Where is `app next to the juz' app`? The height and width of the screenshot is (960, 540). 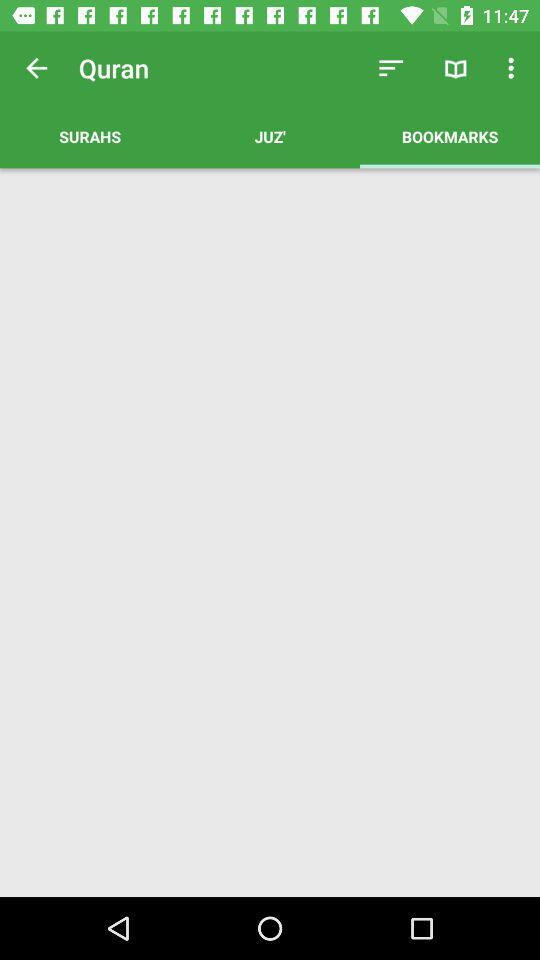 app next to the juz' app is located at coordinates (89, 135).